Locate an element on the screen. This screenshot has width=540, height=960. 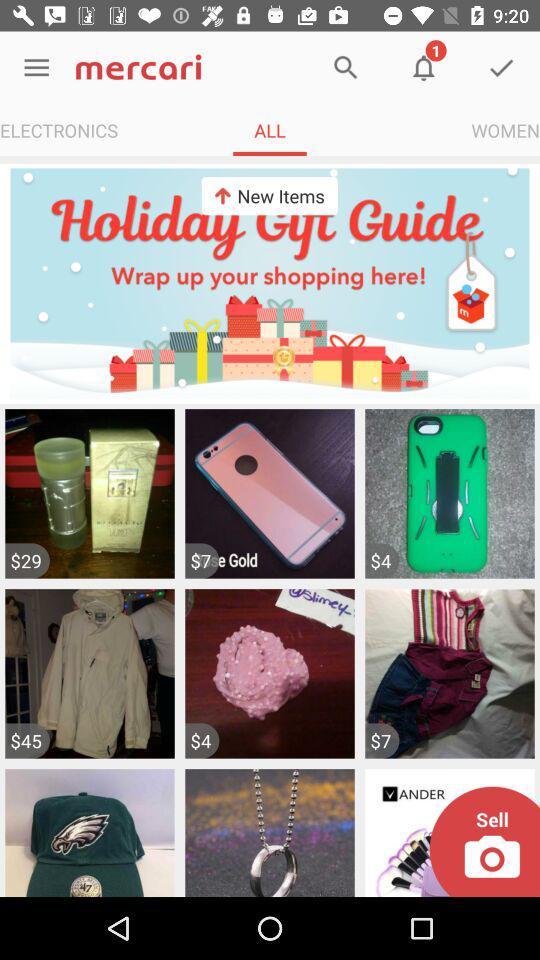
icon next to the all item is located at coordinates (504, 129).